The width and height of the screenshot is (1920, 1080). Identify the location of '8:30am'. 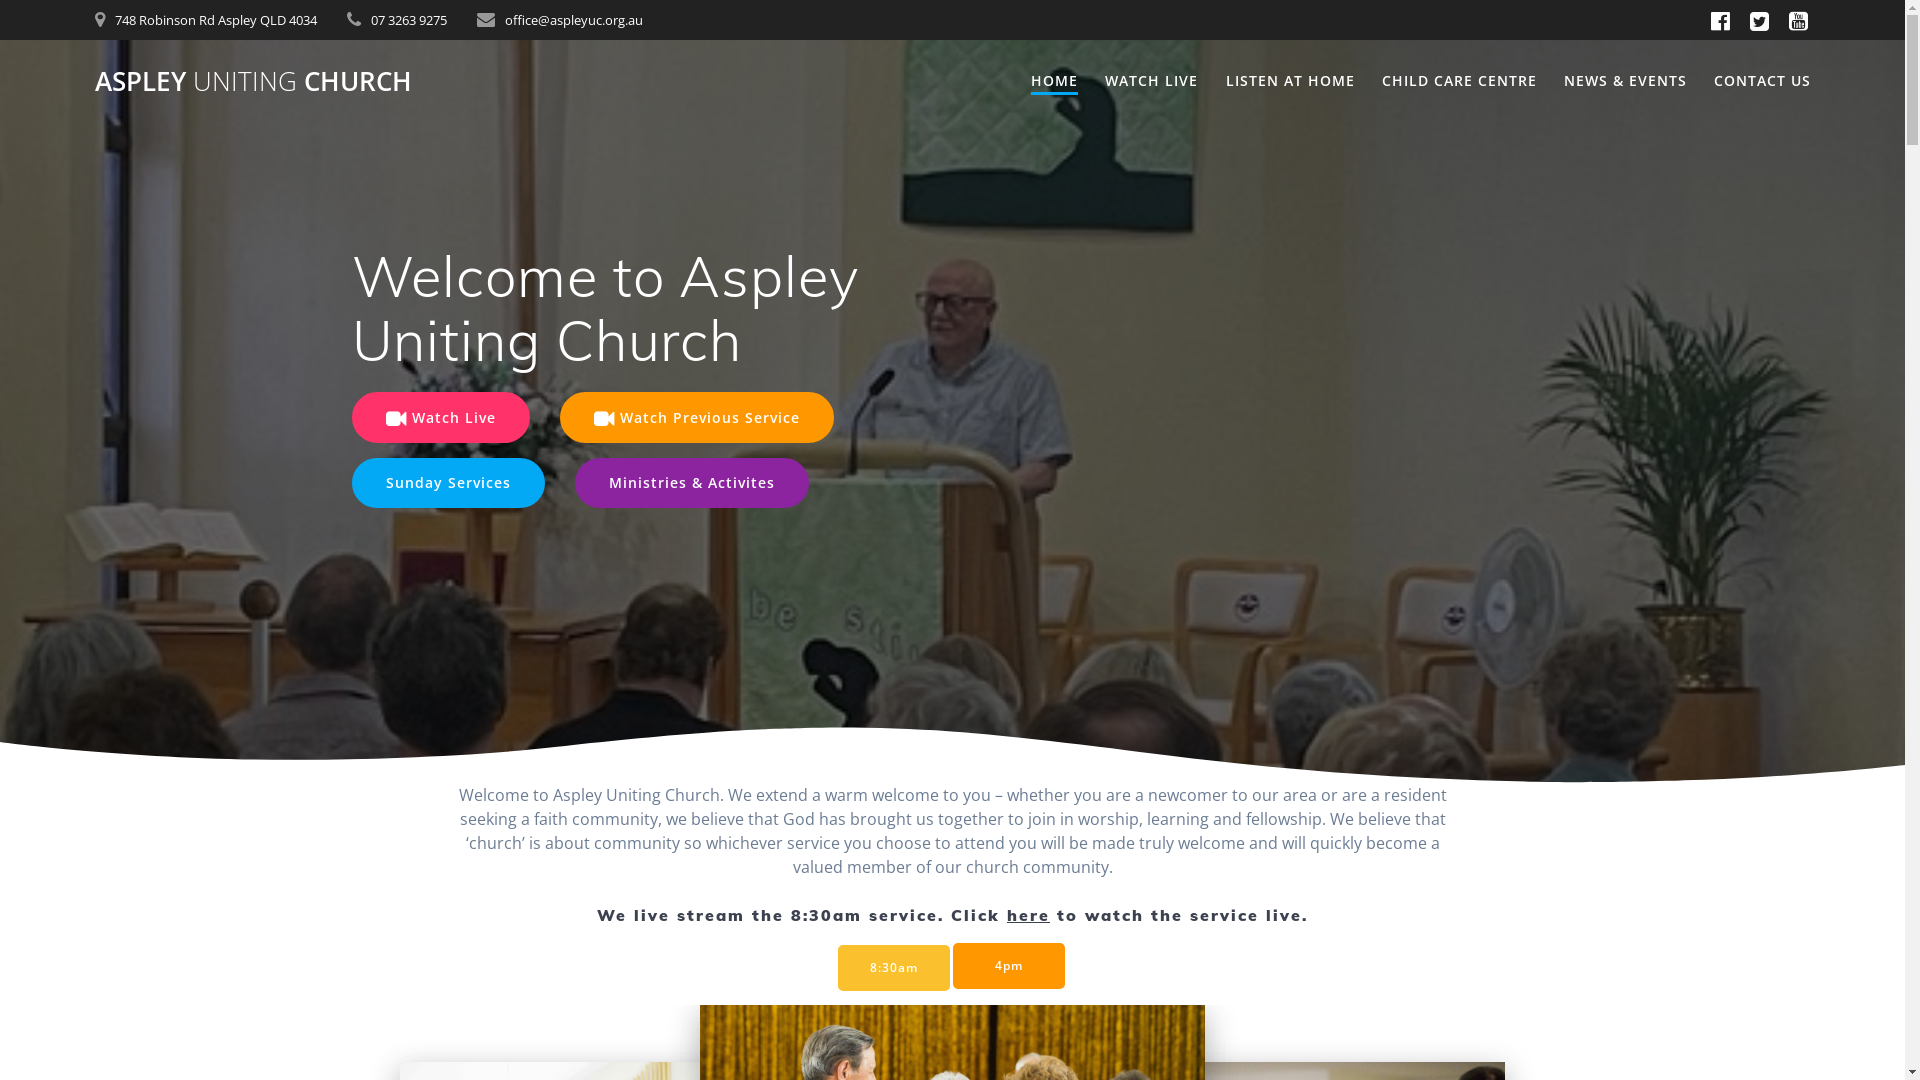
(892, 967).